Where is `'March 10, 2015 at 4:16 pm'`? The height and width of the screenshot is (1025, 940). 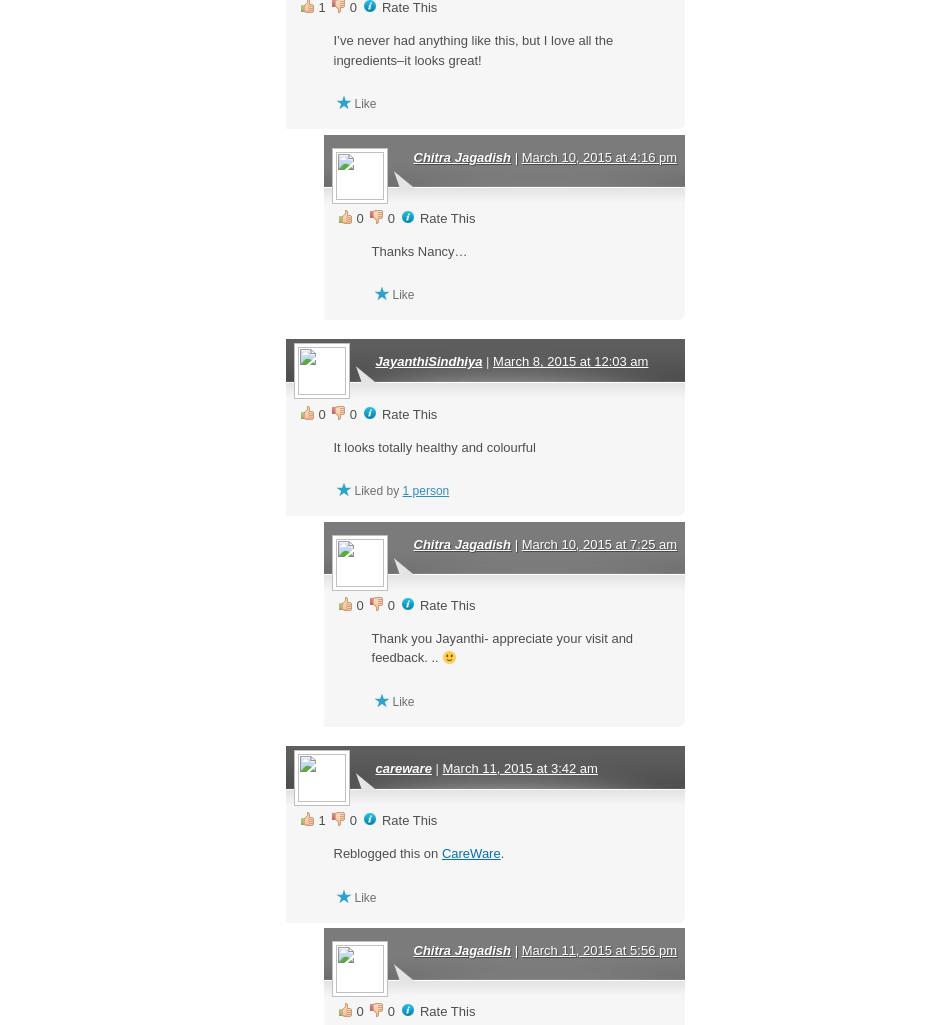 'March 10, 2015 at 4:16 pm' is located at coordinates (520, 155).